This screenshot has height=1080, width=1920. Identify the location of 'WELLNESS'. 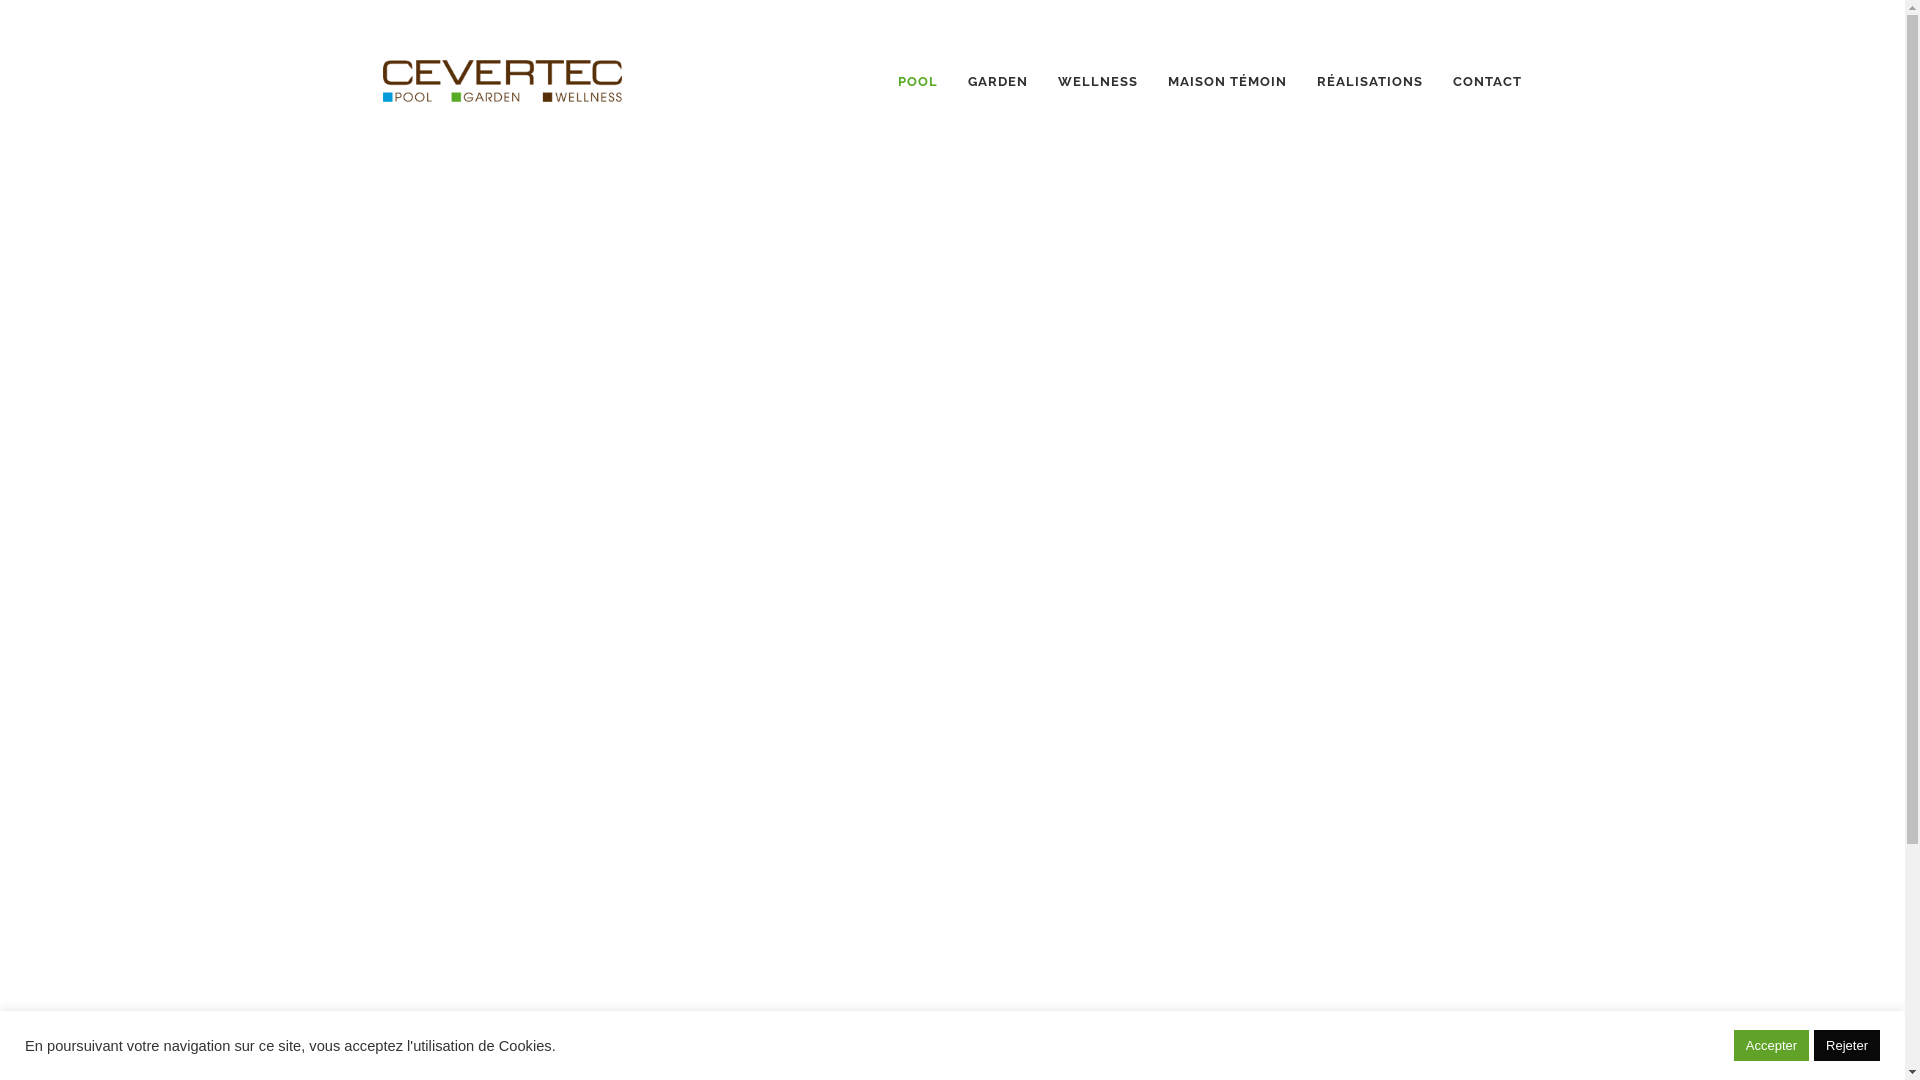
(1097, 80).